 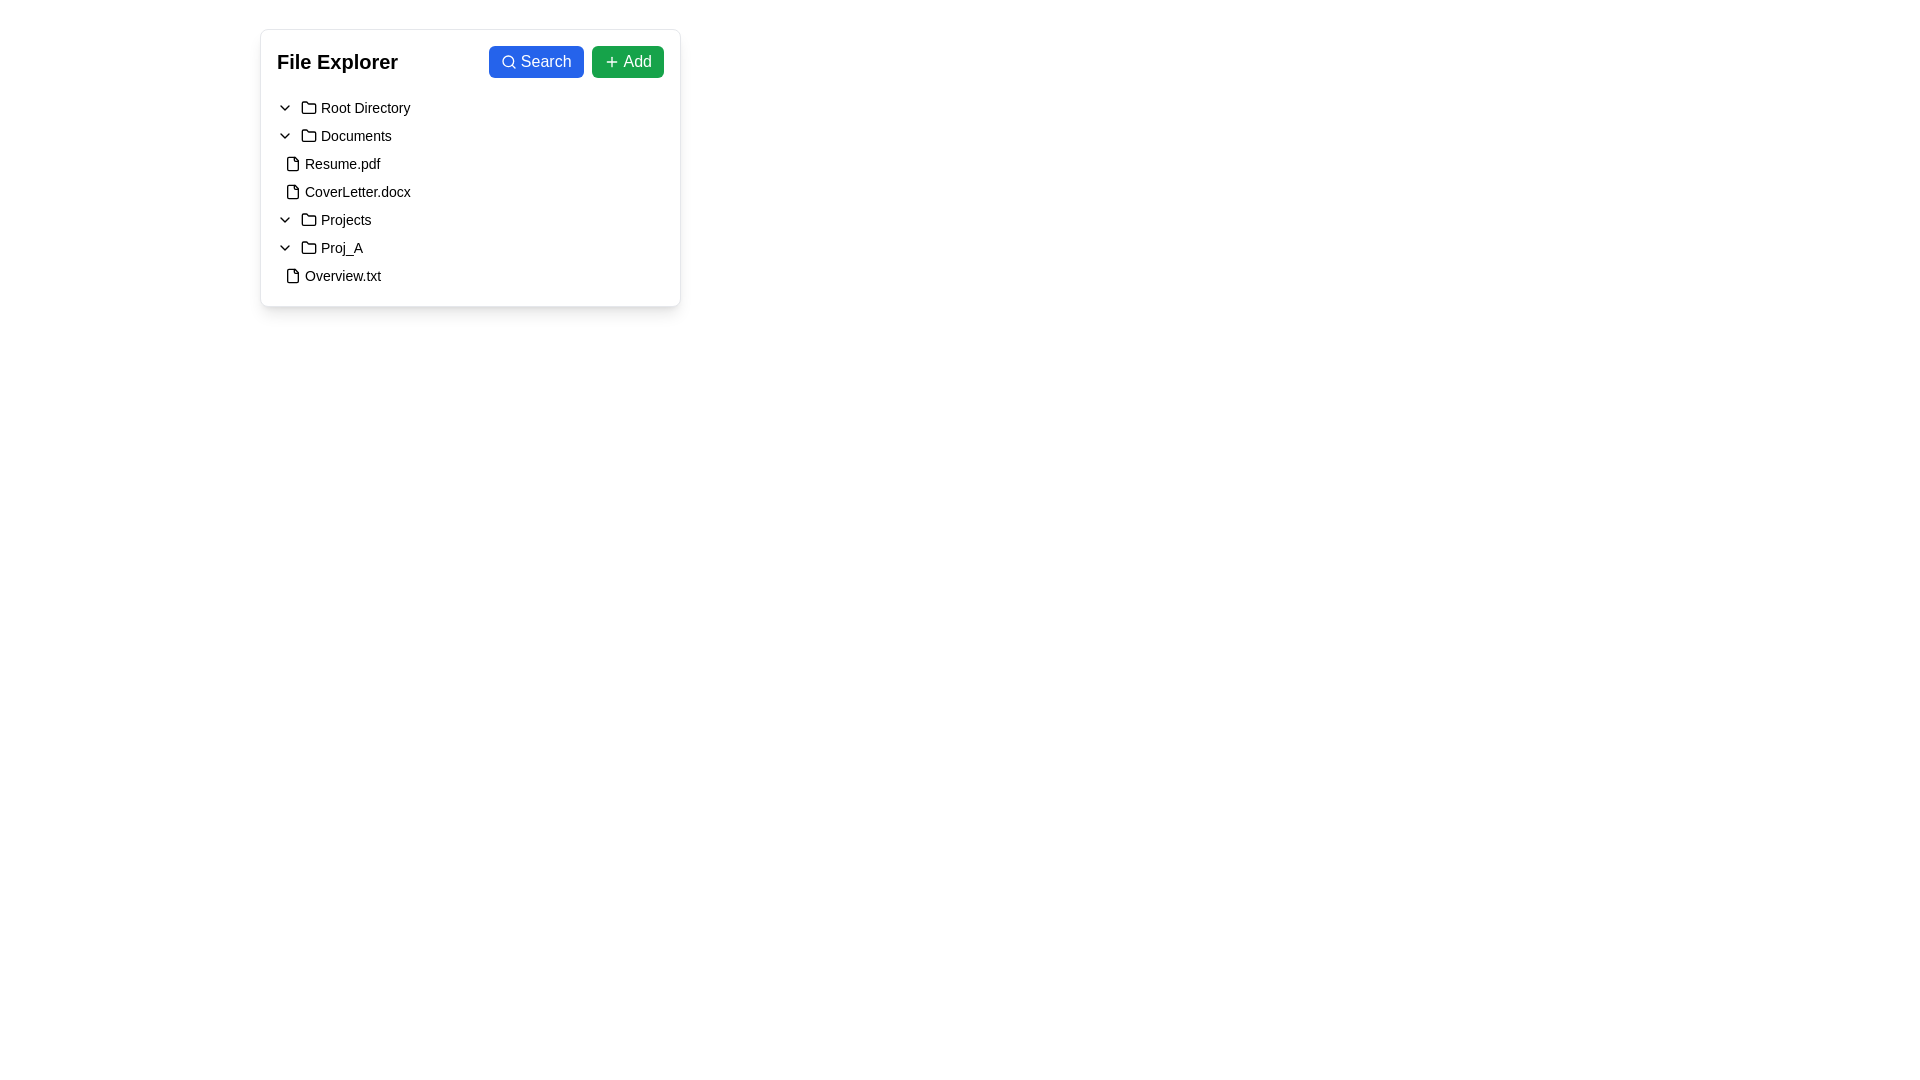 What do you see at coordinates (307, 219) in the screenshot?
I see `the folder icon that resembles thin, rounded outlines and is located immediately to the left of the 'Projects' text label in the file explorer interface` at bounding box center [307, 219].